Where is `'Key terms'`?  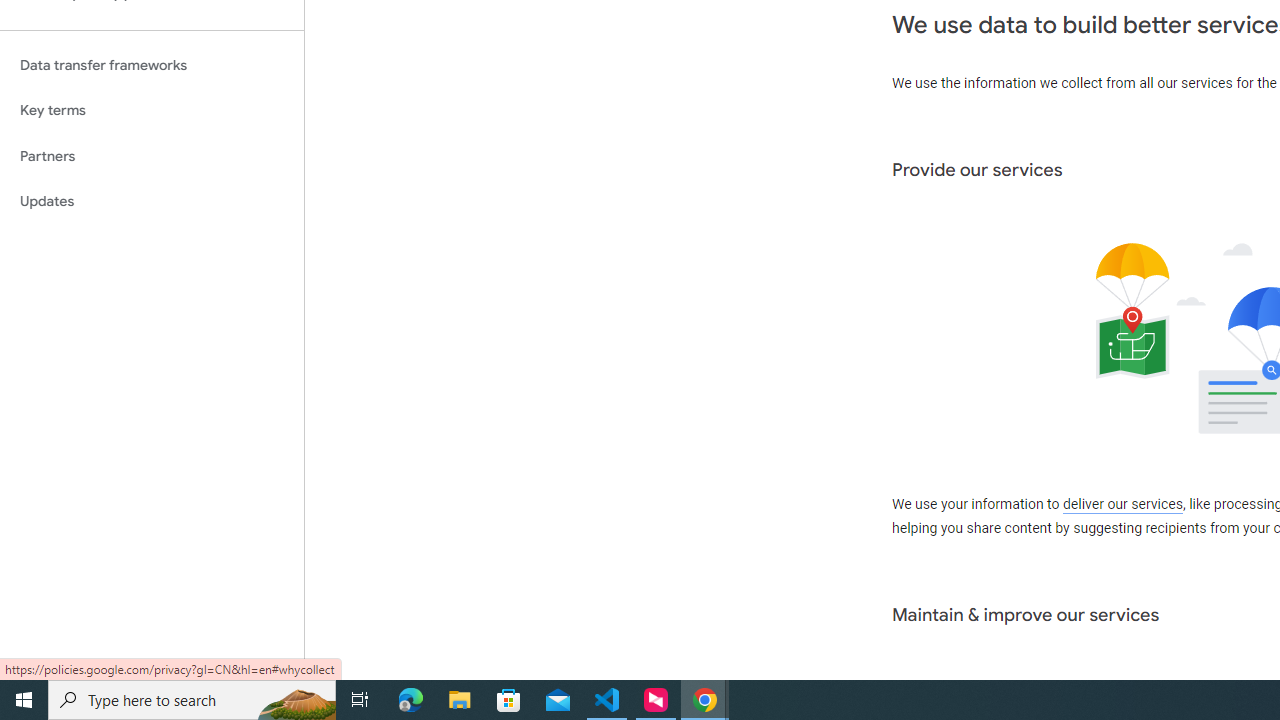
'Key terms' is located at coordinates (151, 110).